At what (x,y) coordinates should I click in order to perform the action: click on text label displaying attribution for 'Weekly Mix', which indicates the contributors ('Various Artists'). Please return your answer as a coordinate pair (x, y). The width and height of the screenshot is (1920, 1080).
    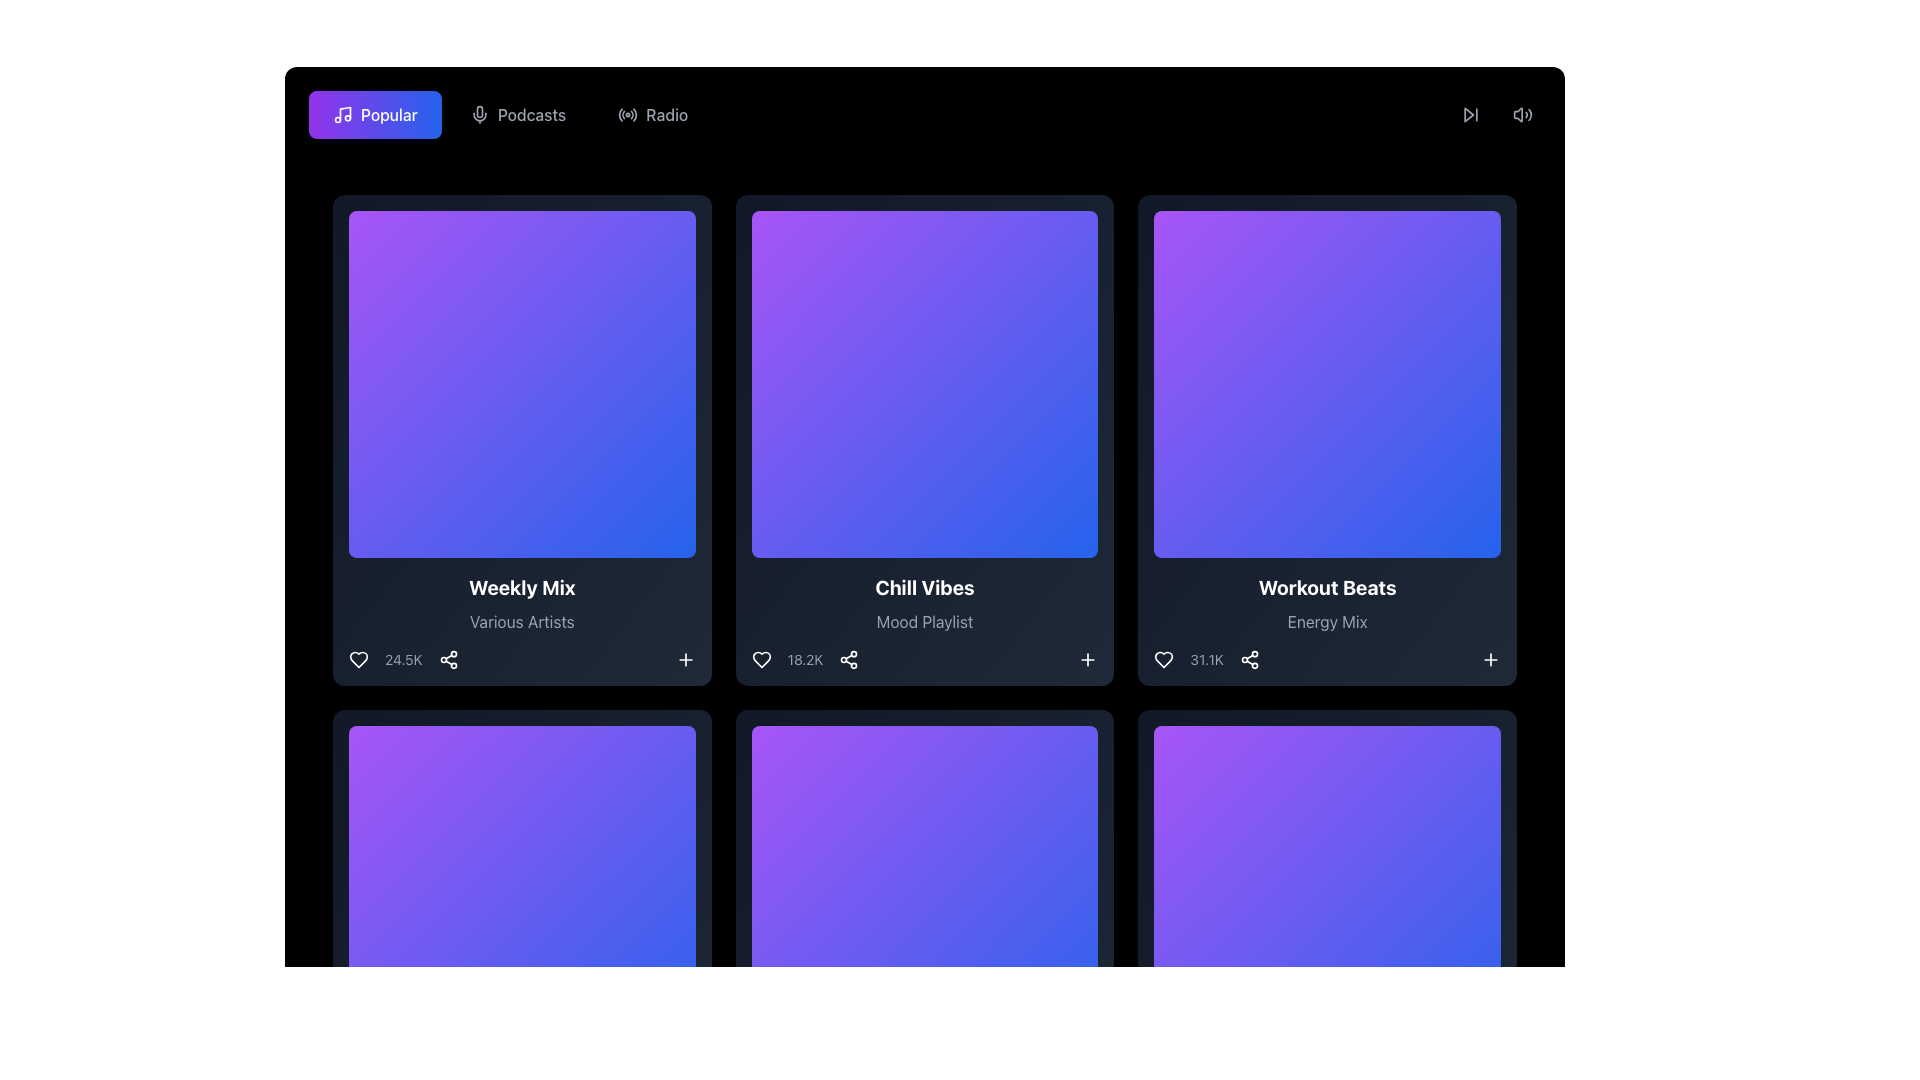
    Looking at the image, I should click on (522, 620).